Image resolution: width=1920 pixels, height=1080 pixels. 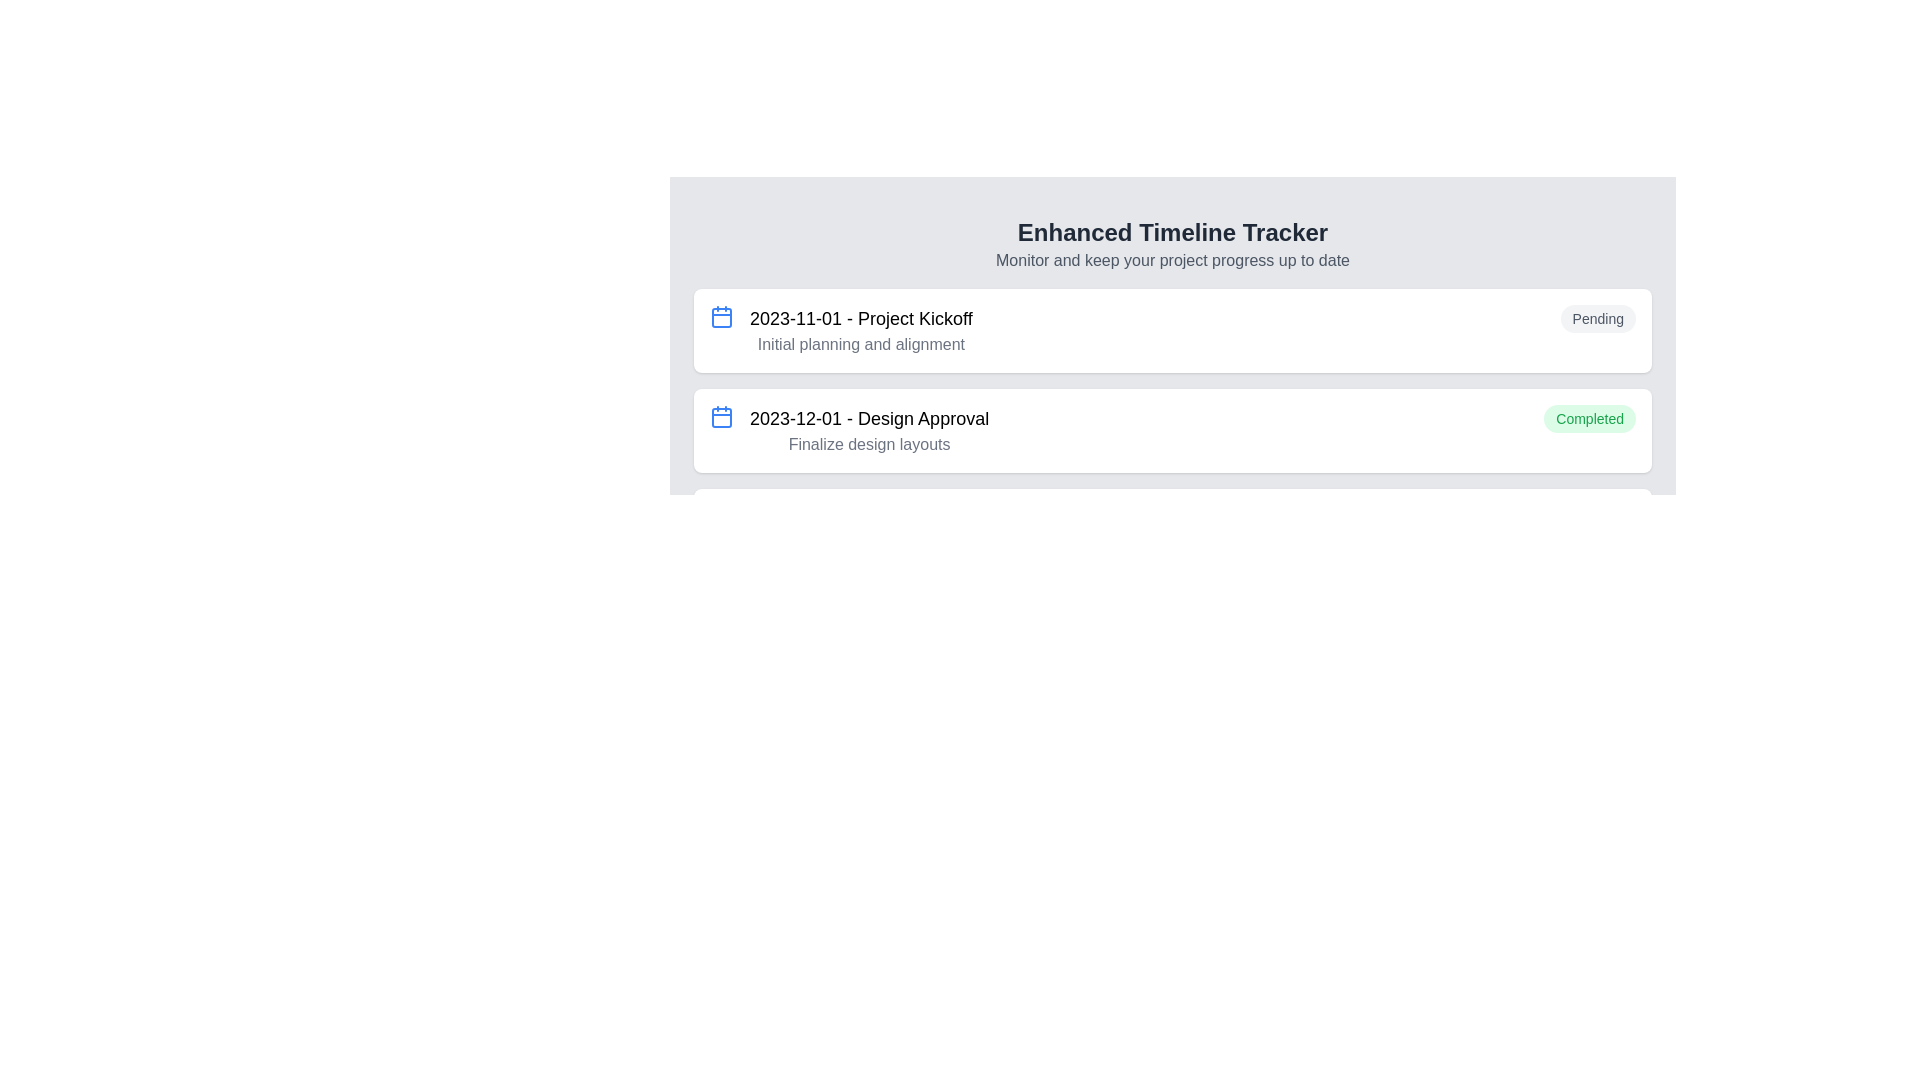 What do you see at coordinates (869, 430) in the screenshot?
I see `text from the Text Label which contains two lines: '2023-12-01 - Design Approval' and 'Finalize design layouts'` at bounding box center [869, 430].